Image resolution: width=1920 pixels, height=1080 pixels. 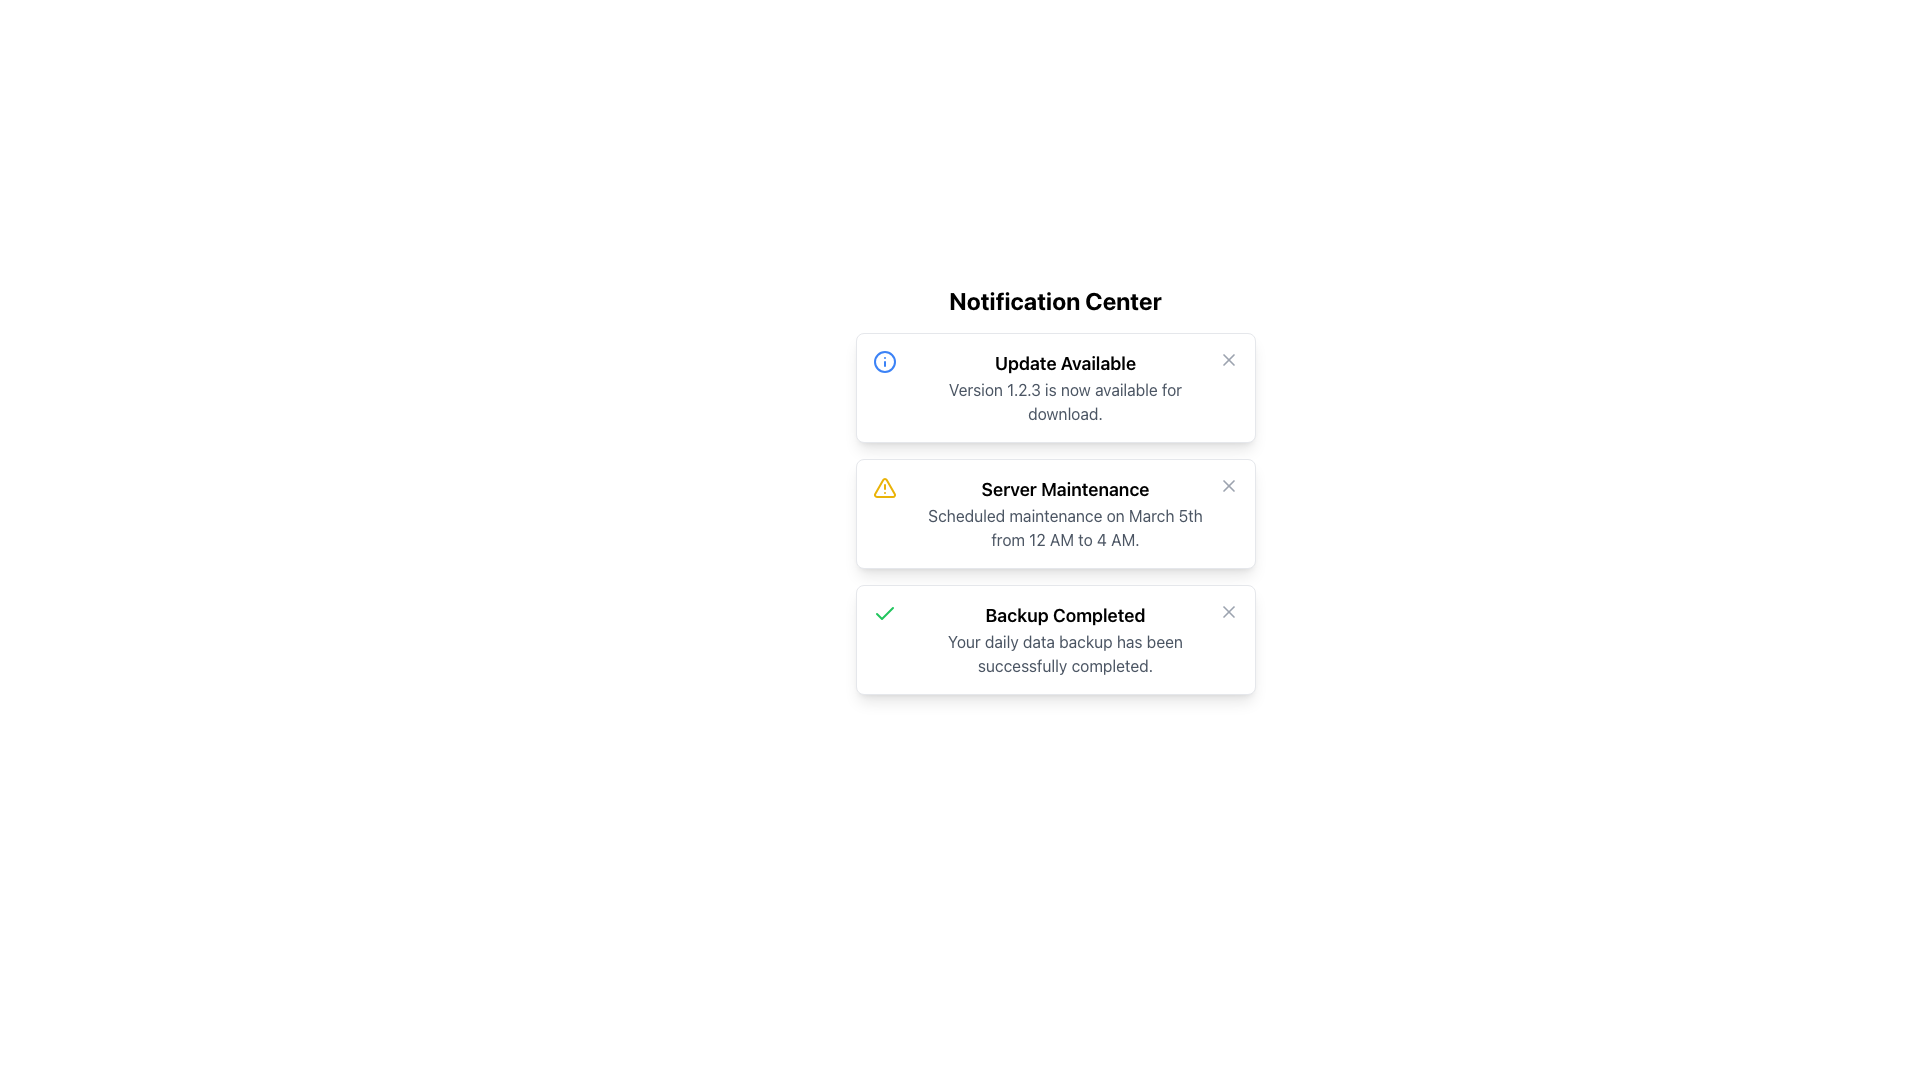 I want to click on the title text of the notification regarding server maintenance for accessibility purposes, so click(x=1064, y=489).